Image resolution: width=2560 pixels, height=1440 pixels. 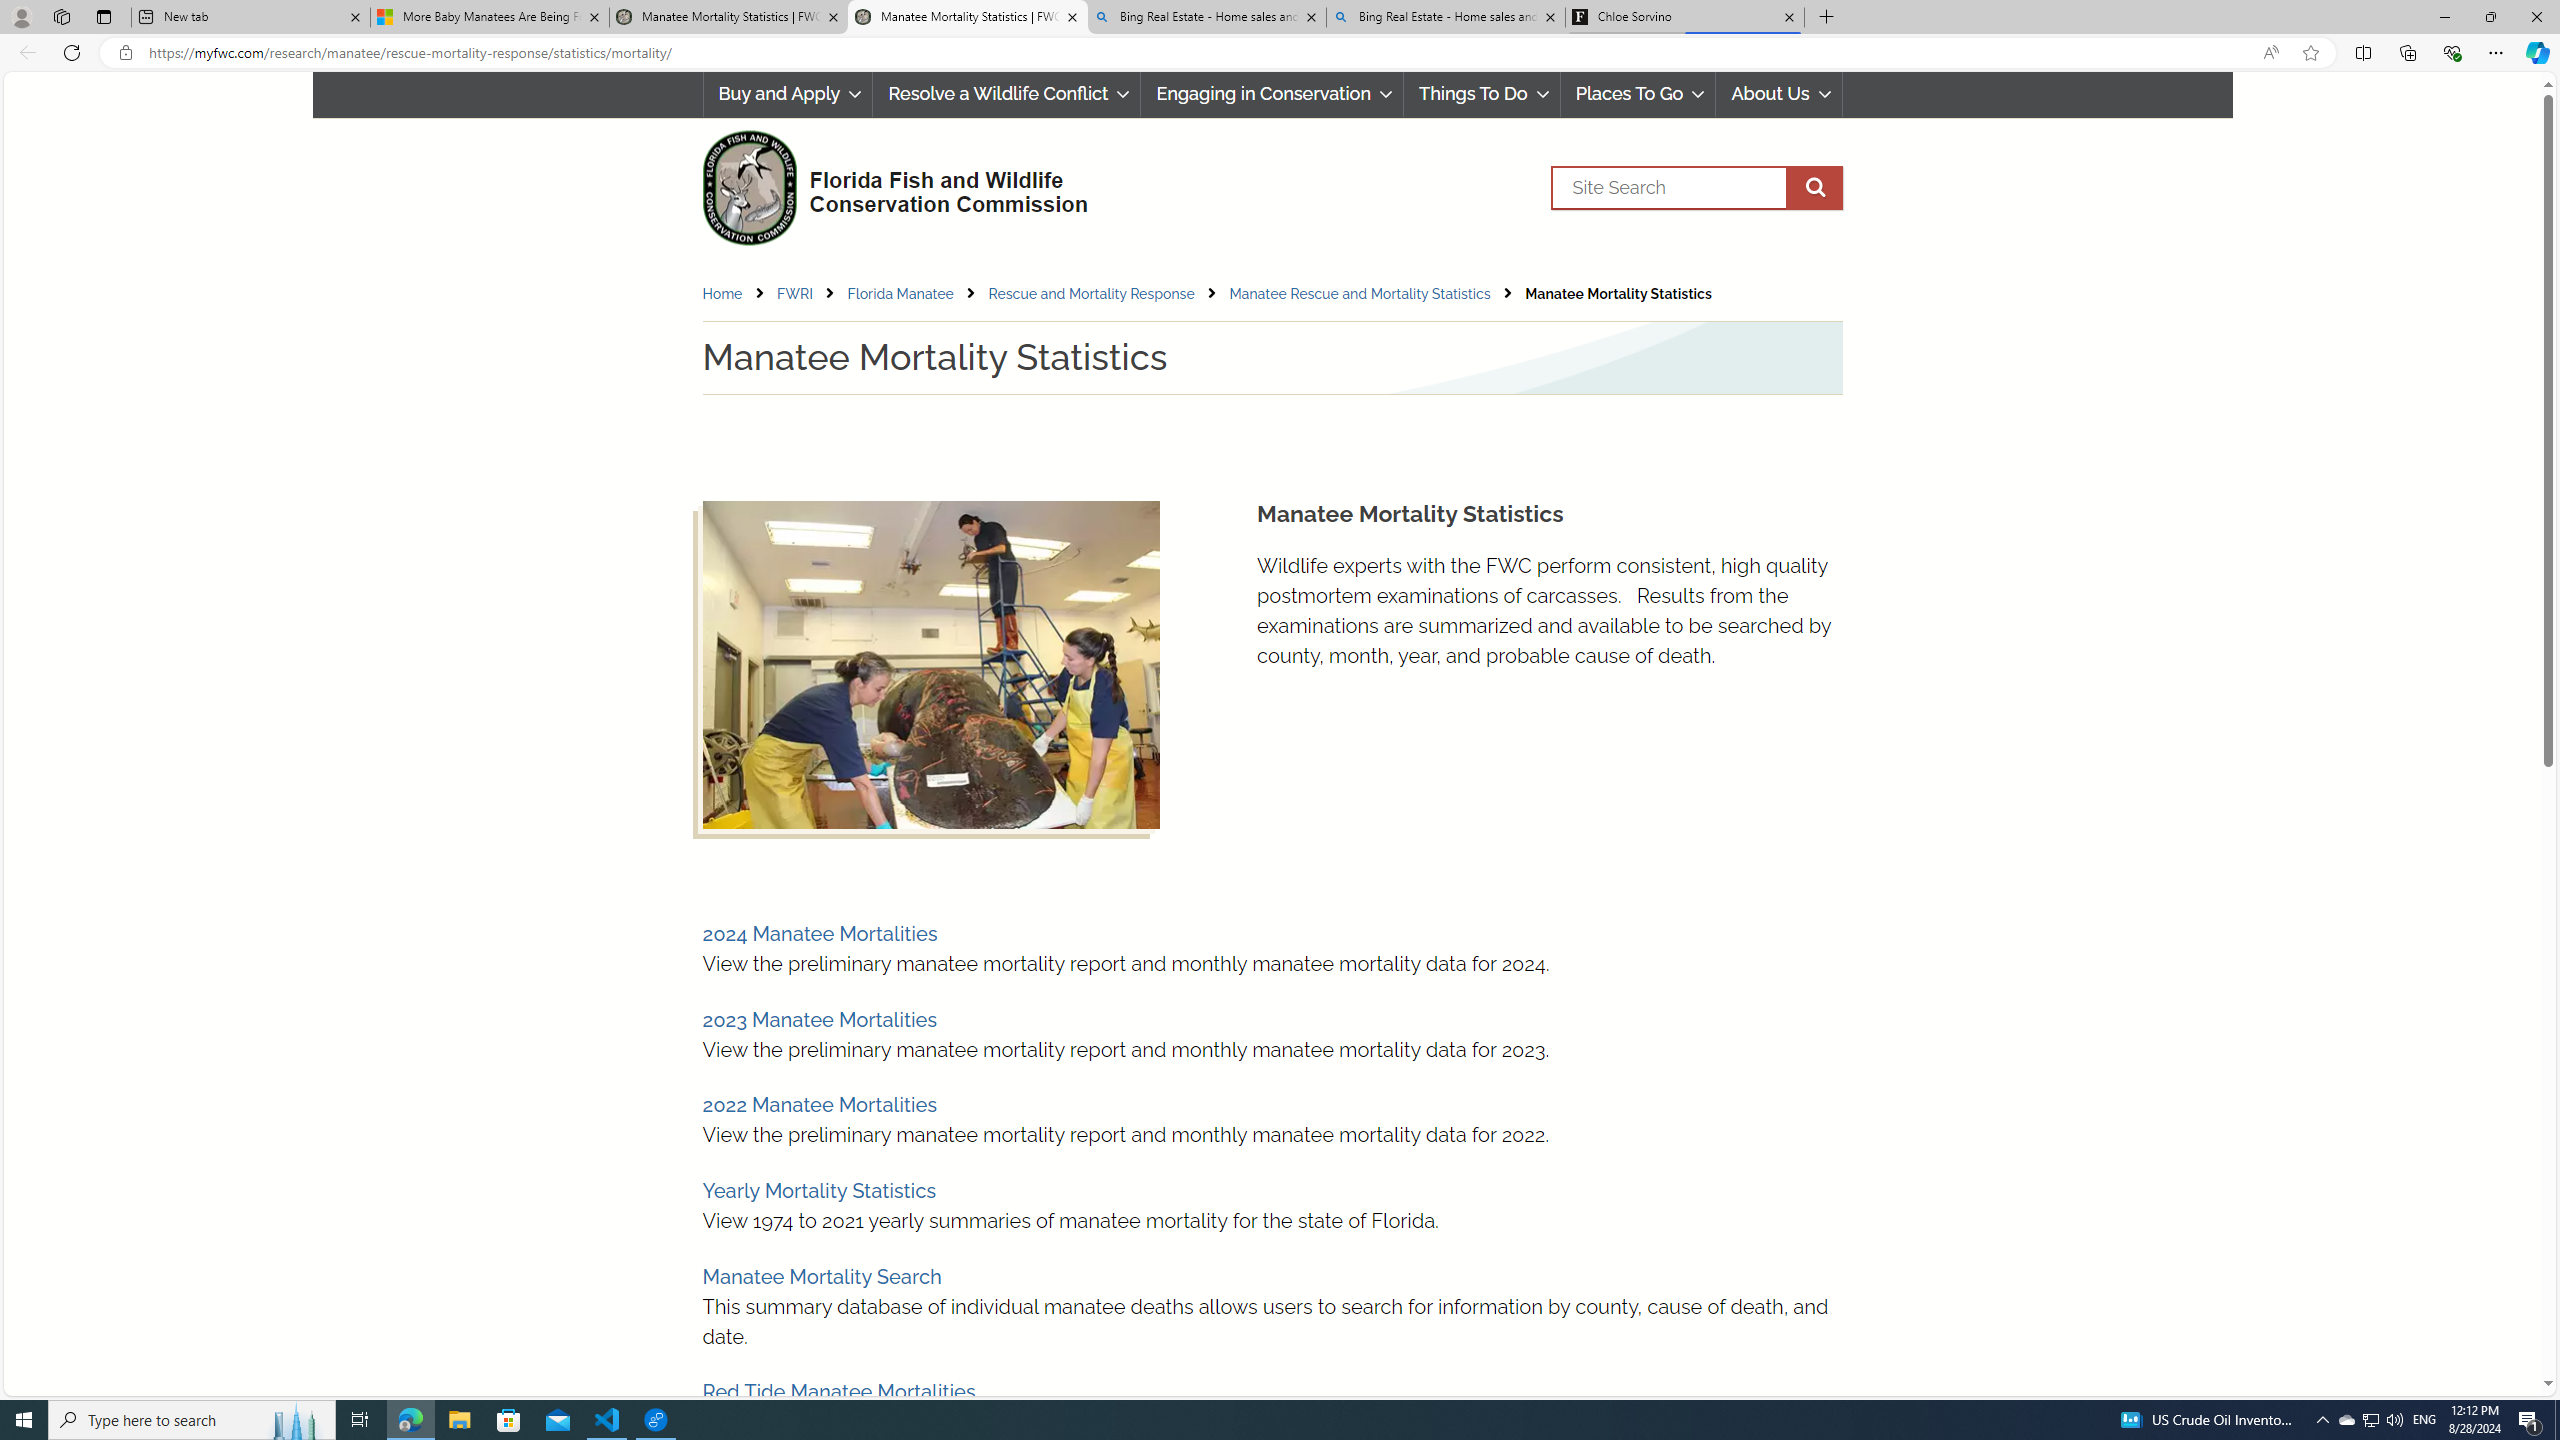 What do you see at coordinates (819, 1018) in the screenshot?
I see `'2023 Manatee Mortalities'` at bounding box center [819, 1018].